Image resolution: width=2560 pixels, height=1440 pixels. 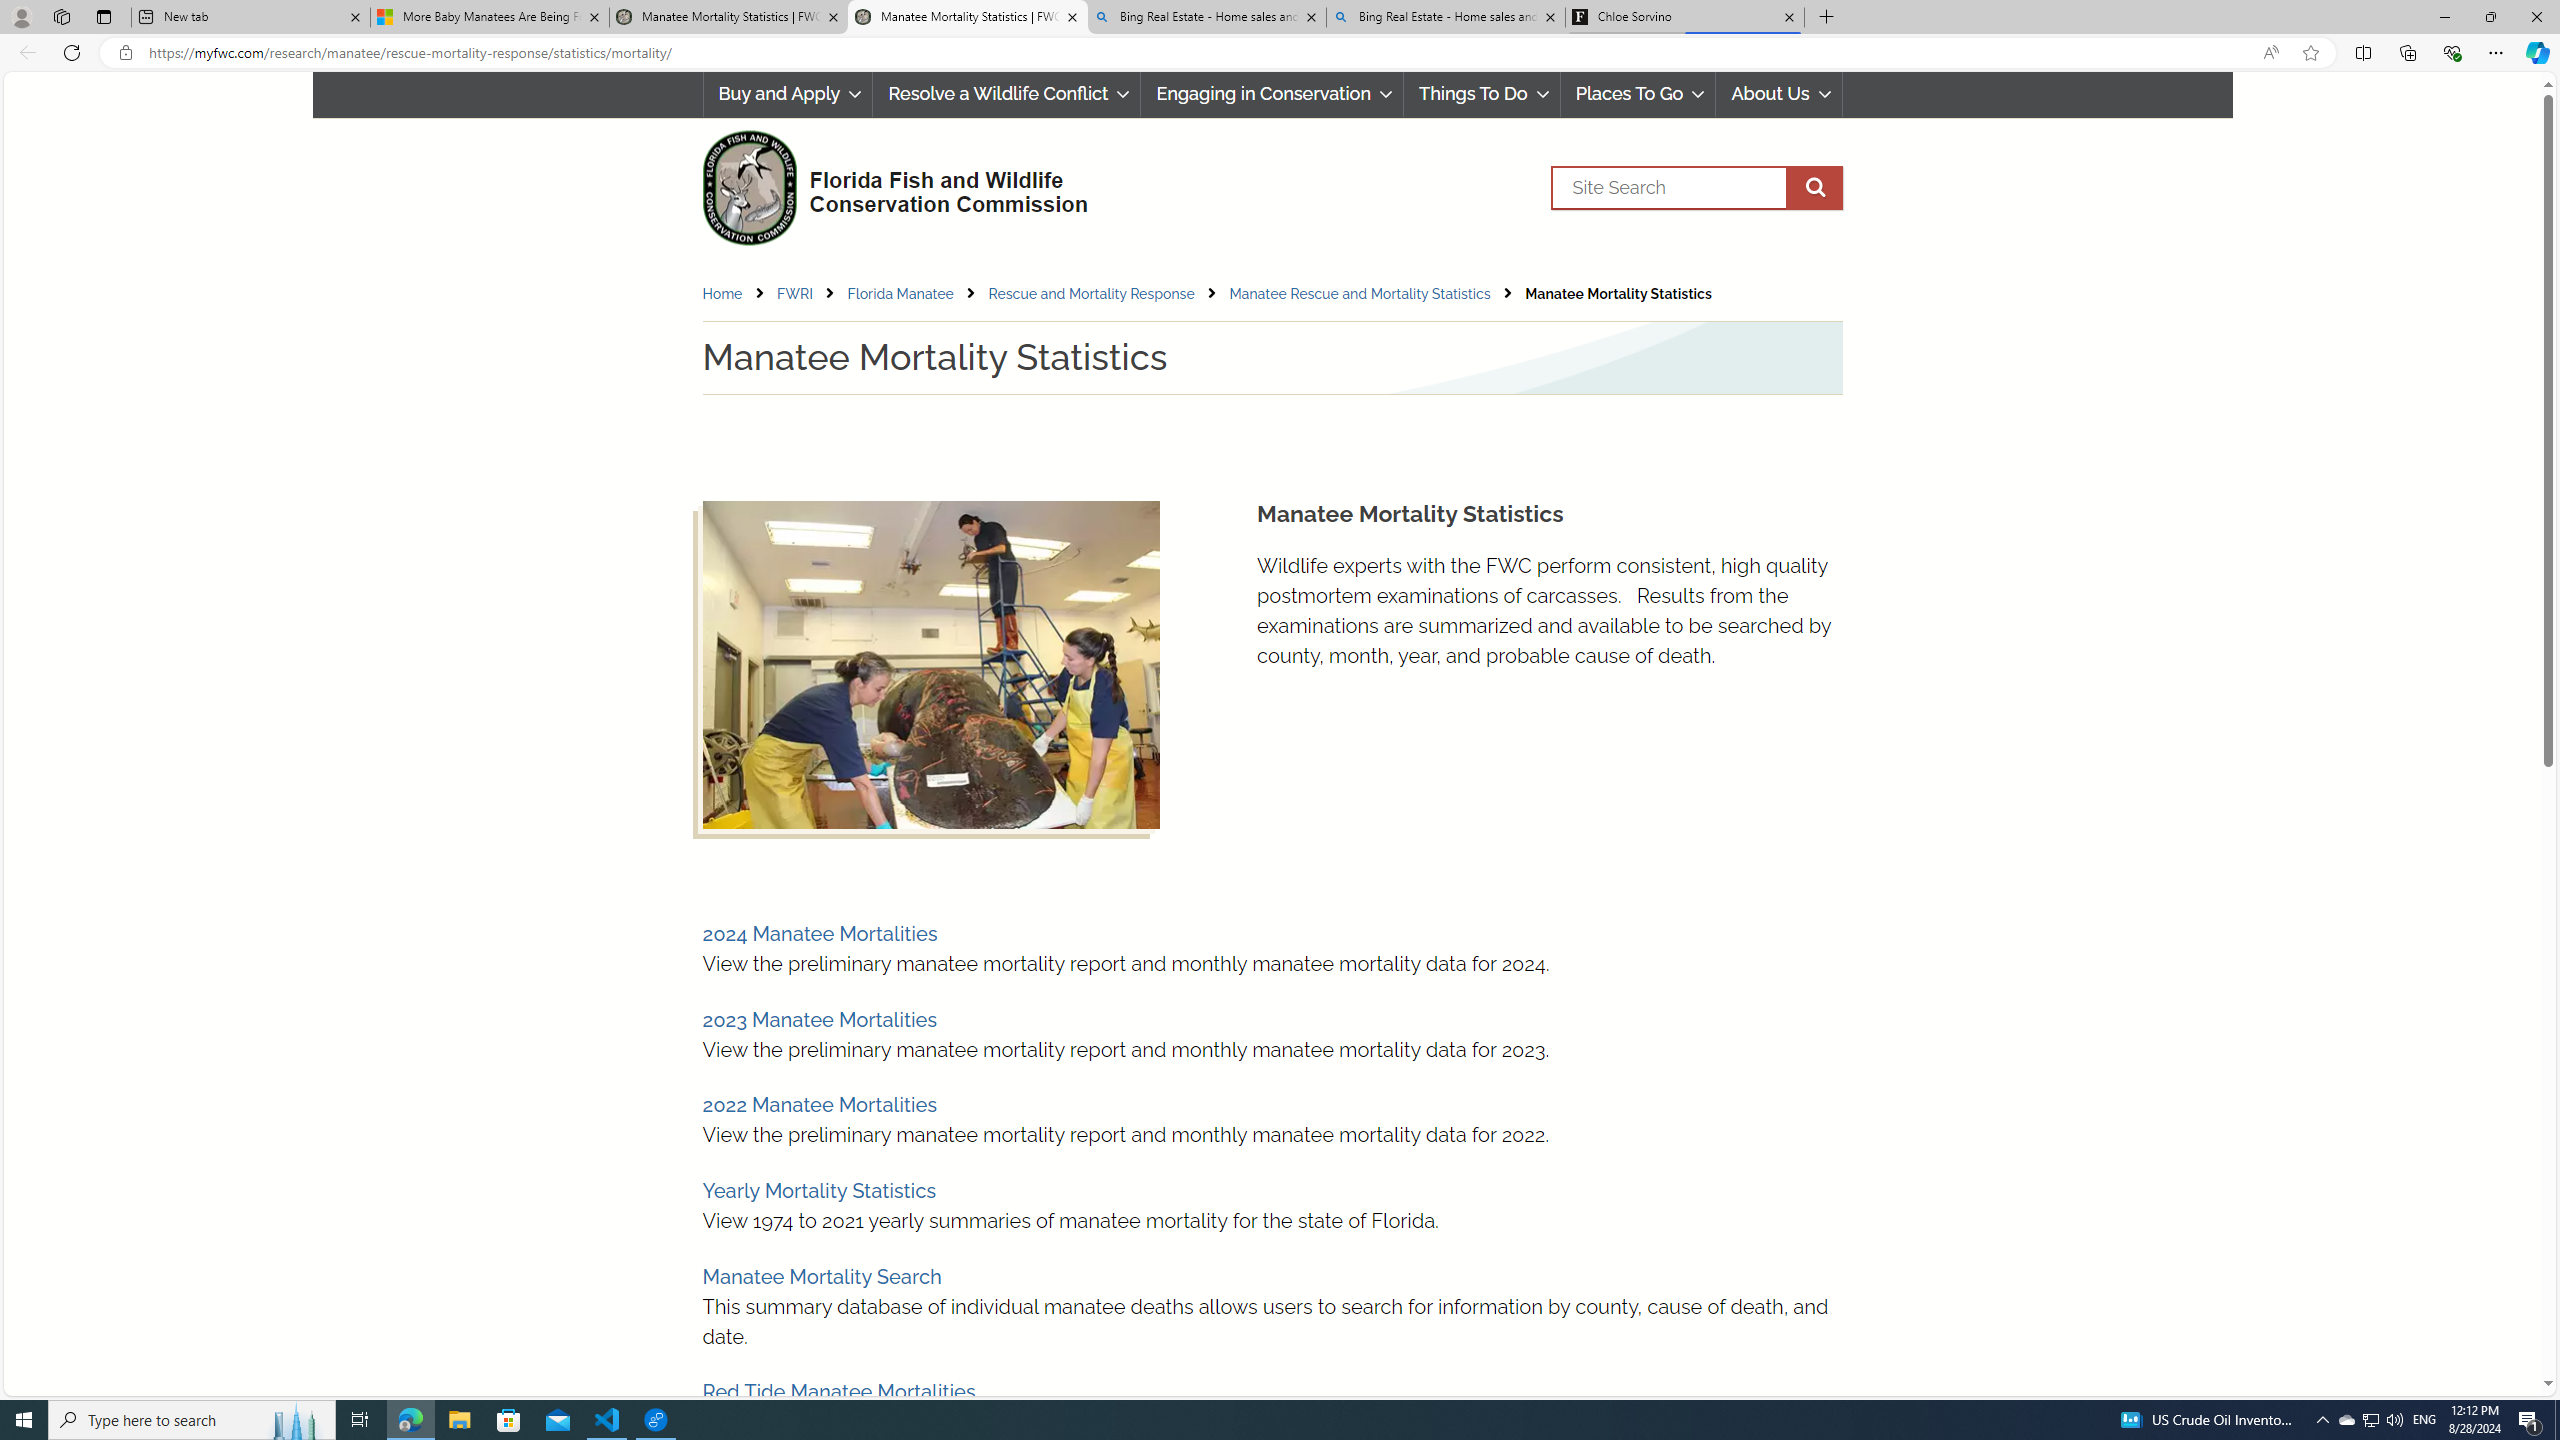 What do you see at coordinates (819, 1018) in the screenshot?
I see `'2023 Manatee Mortalities'` at bounding box center [819, 1018].